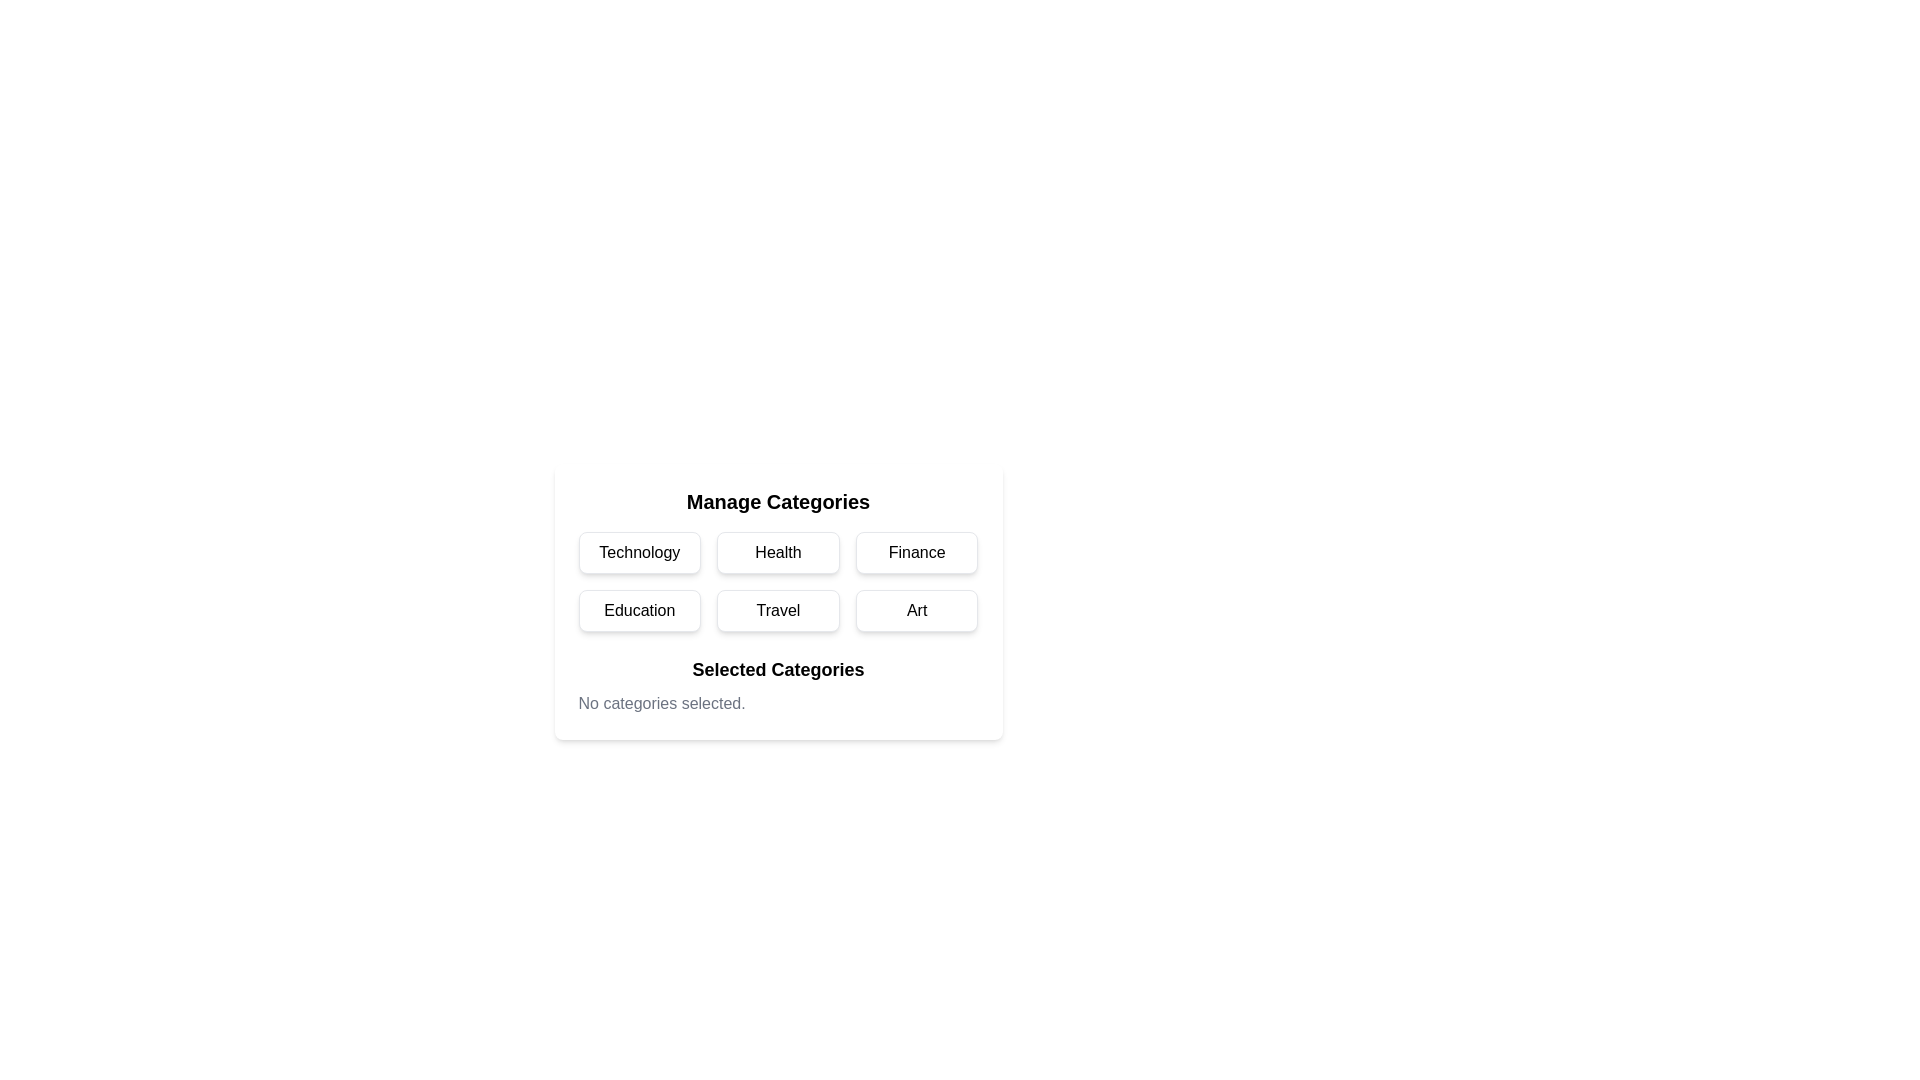 The width and height of the screenshot is (1920, 1080). I want to click on the 'Travel' button, which is a rectangular button with rounded corners, white background, light gray border, and black text, located in the middle column of the grid under 'Manage Categories.', so click(777, 609).